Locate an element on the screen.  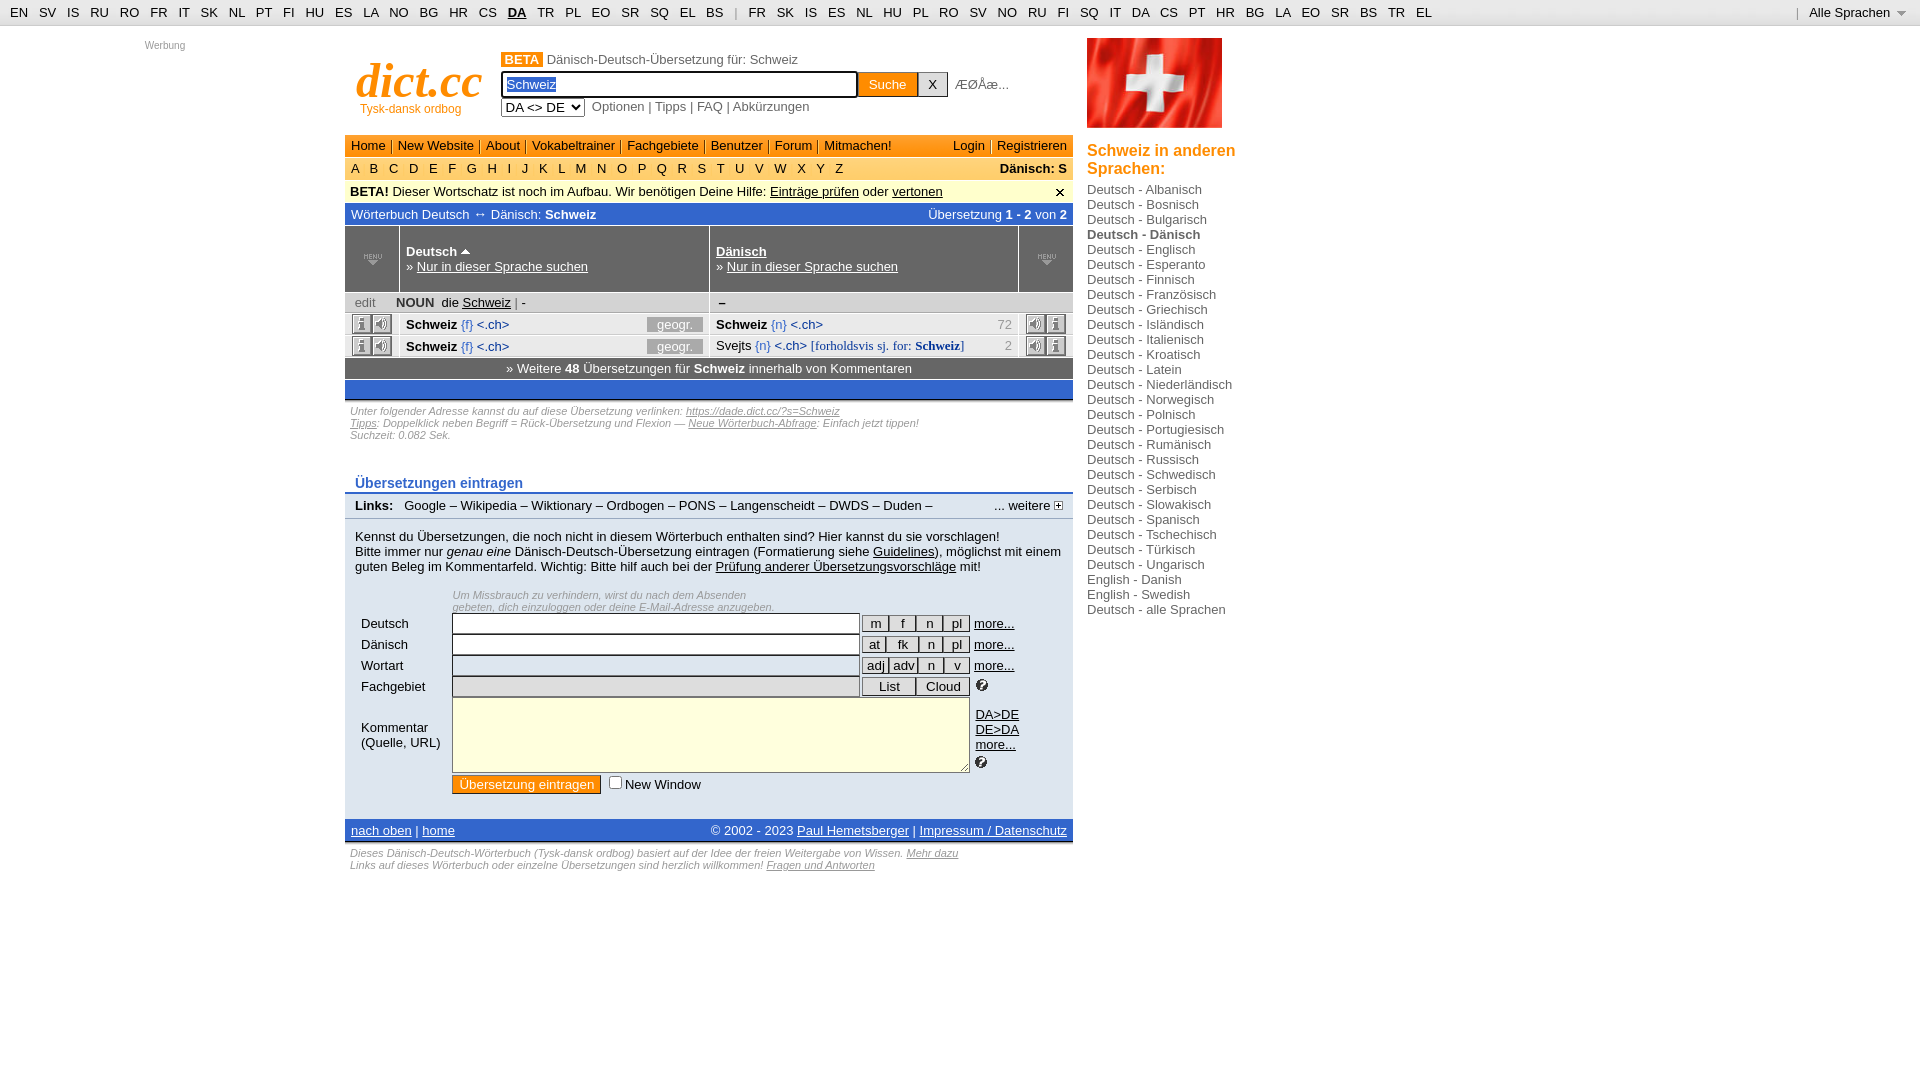
'NL' is located at coordinates (236, 12).